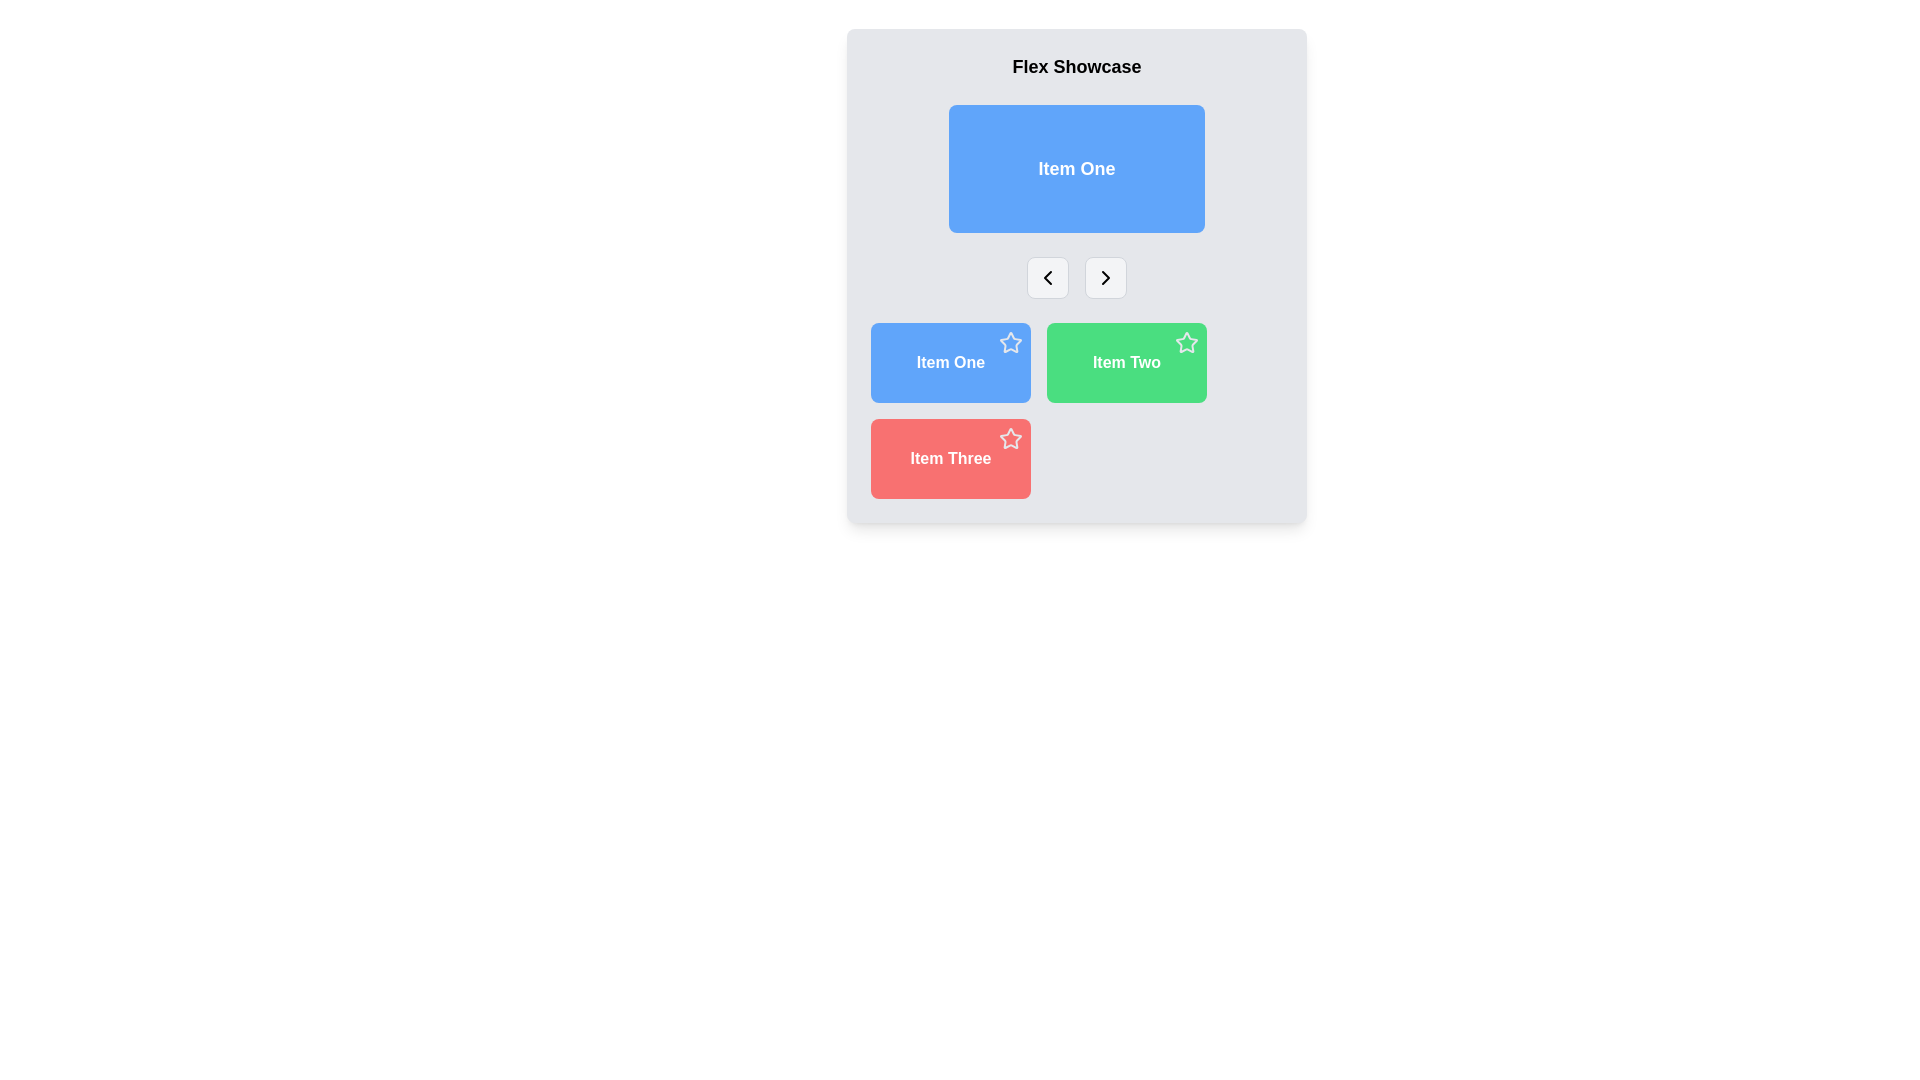  I want to click on the navigation button with a rounded border and an embedded SVG icon, so click(1104, 277).